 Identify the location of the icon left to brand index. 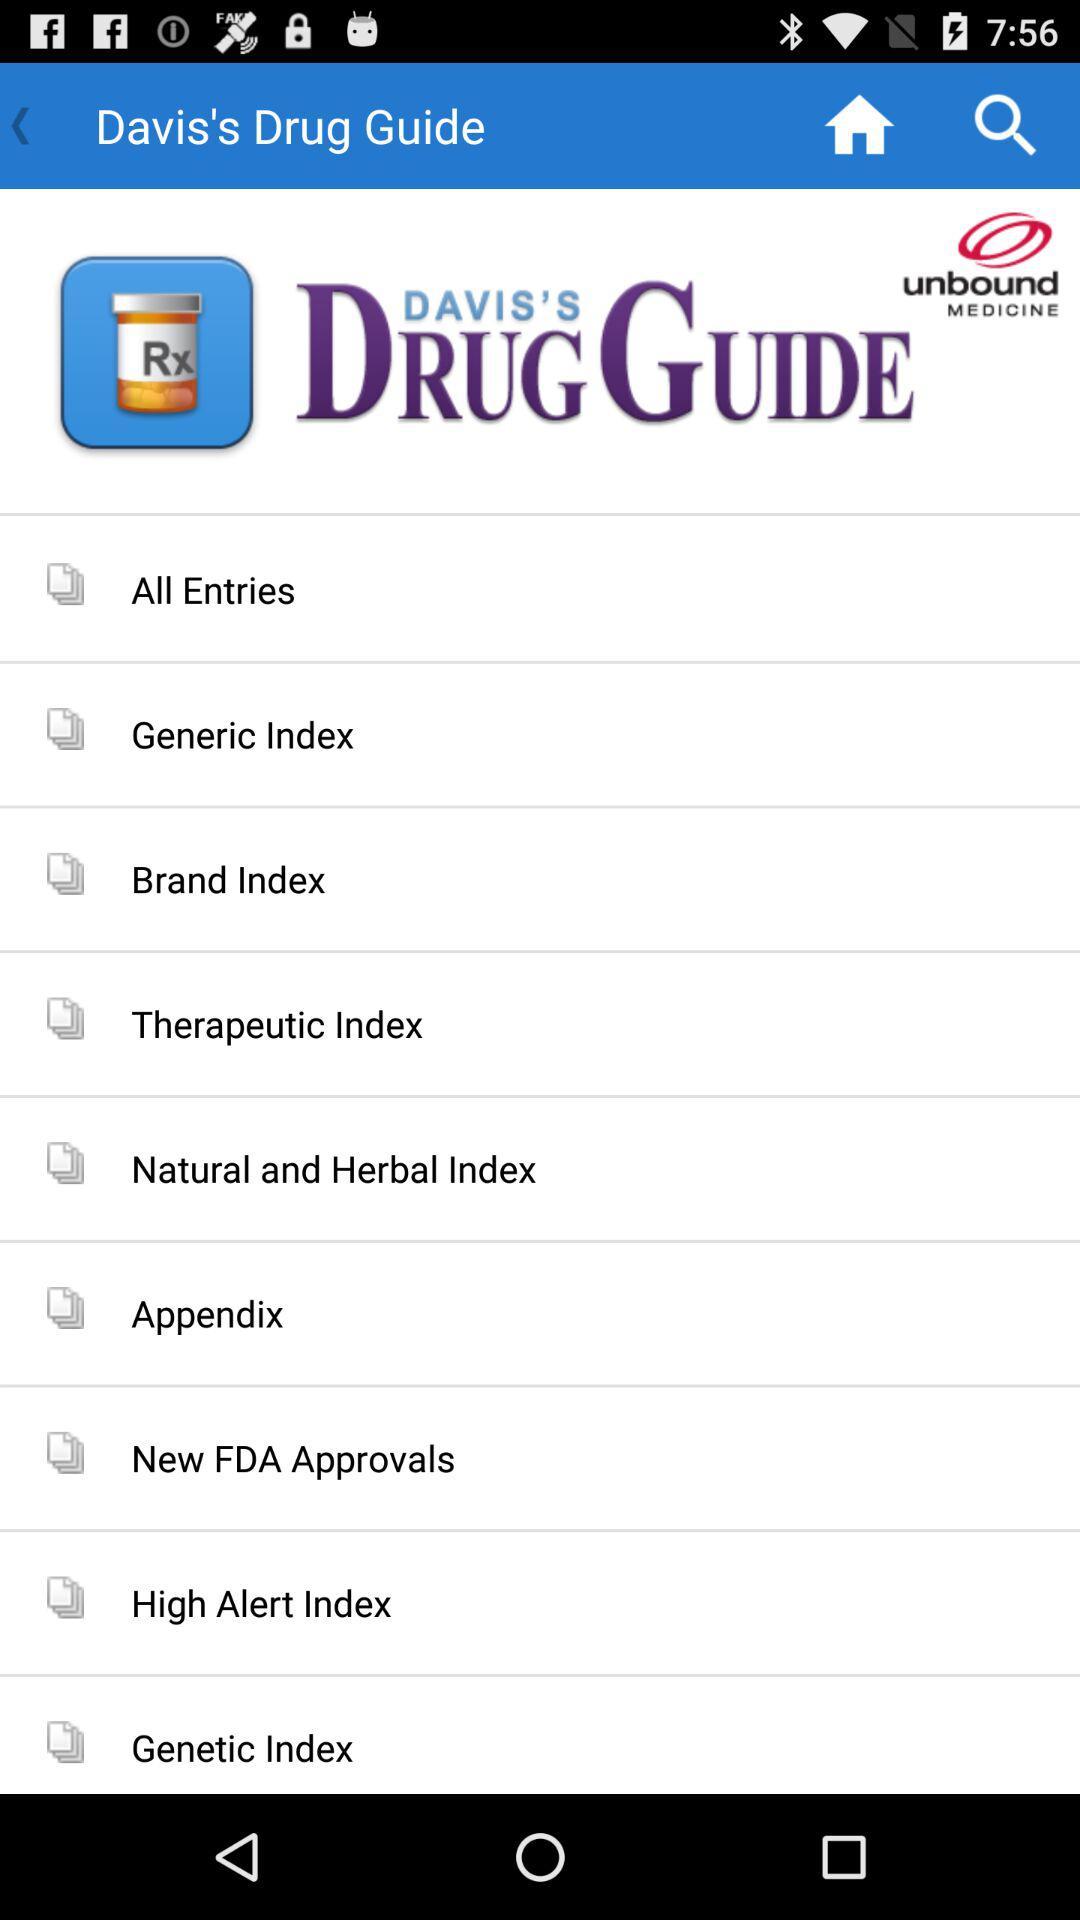
(64, 873).